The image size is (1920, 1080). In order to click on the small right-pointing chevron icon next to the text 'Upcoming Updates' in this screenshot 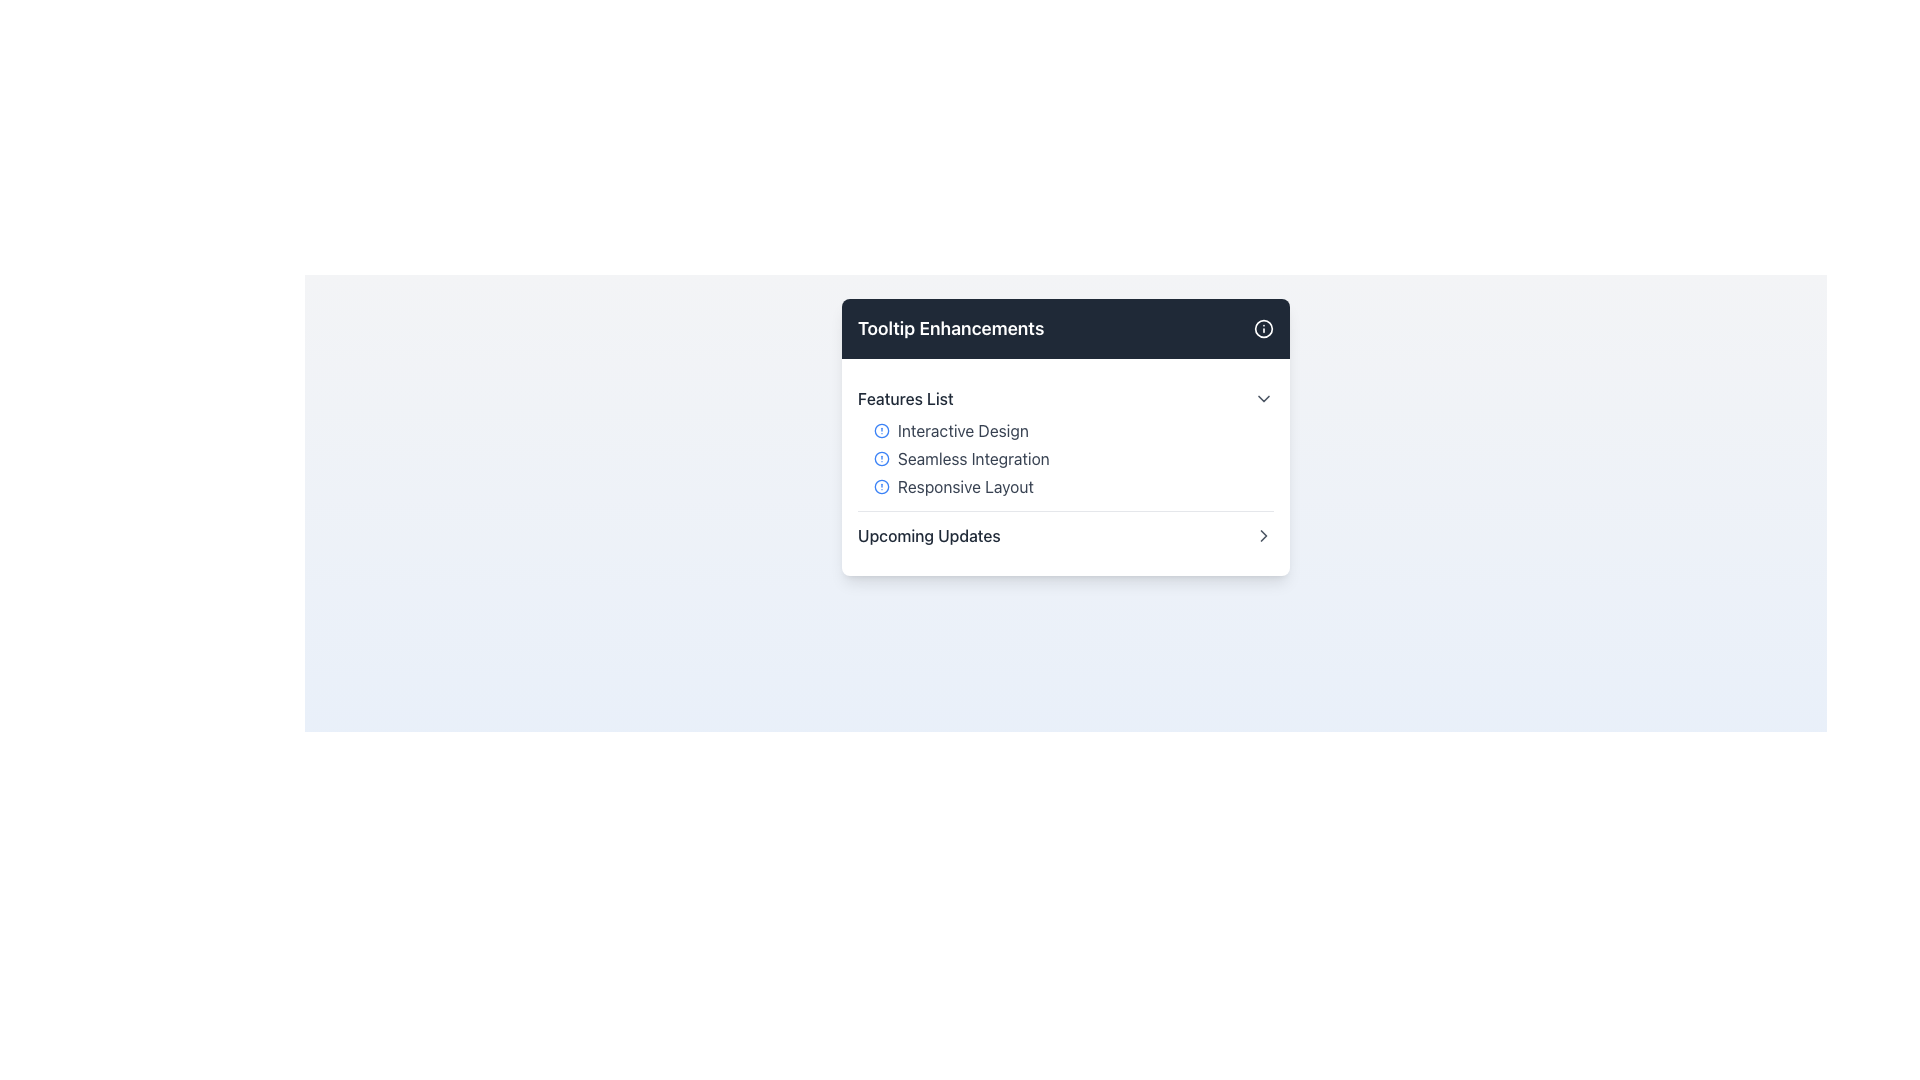, I will do `click(1262, 535)`.